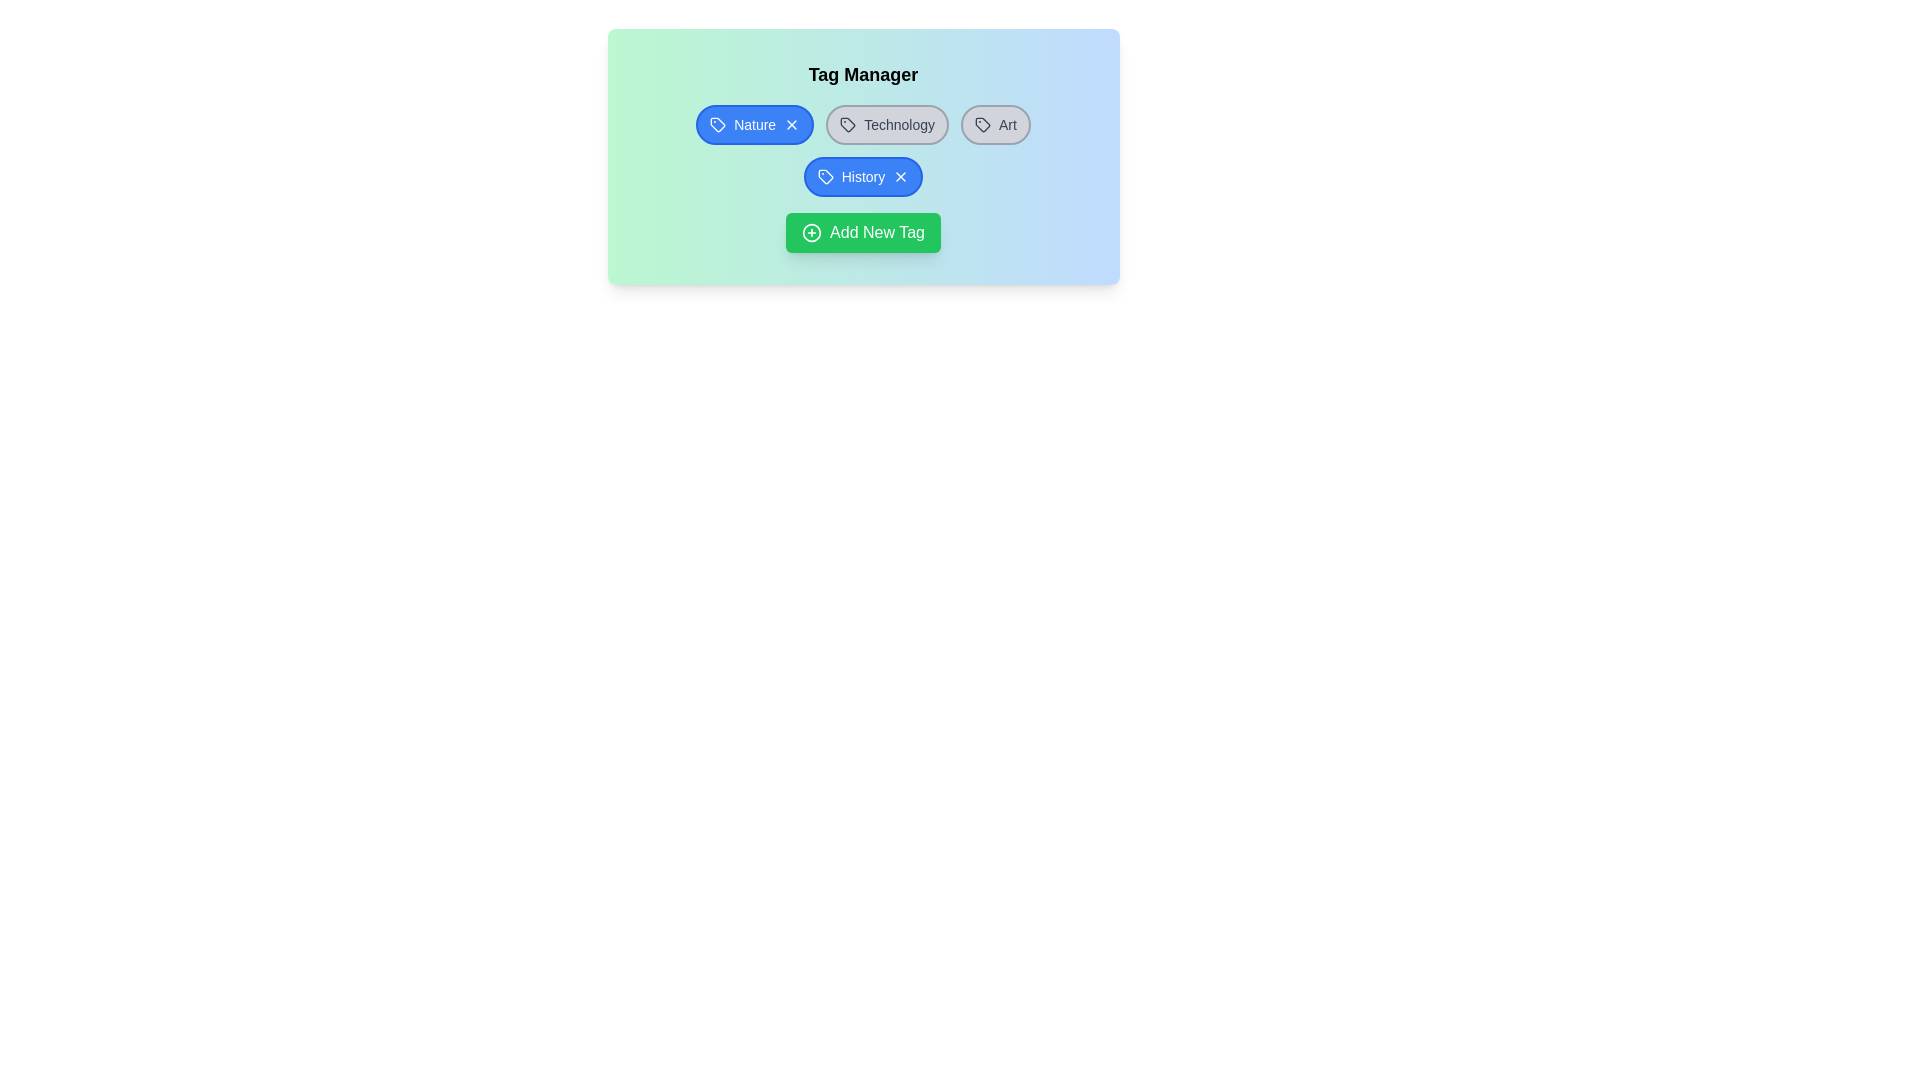  Describe the element at coordinates (863, 176) in the screenshot. I see `the tag labeled History to toggle its selection` at that location.